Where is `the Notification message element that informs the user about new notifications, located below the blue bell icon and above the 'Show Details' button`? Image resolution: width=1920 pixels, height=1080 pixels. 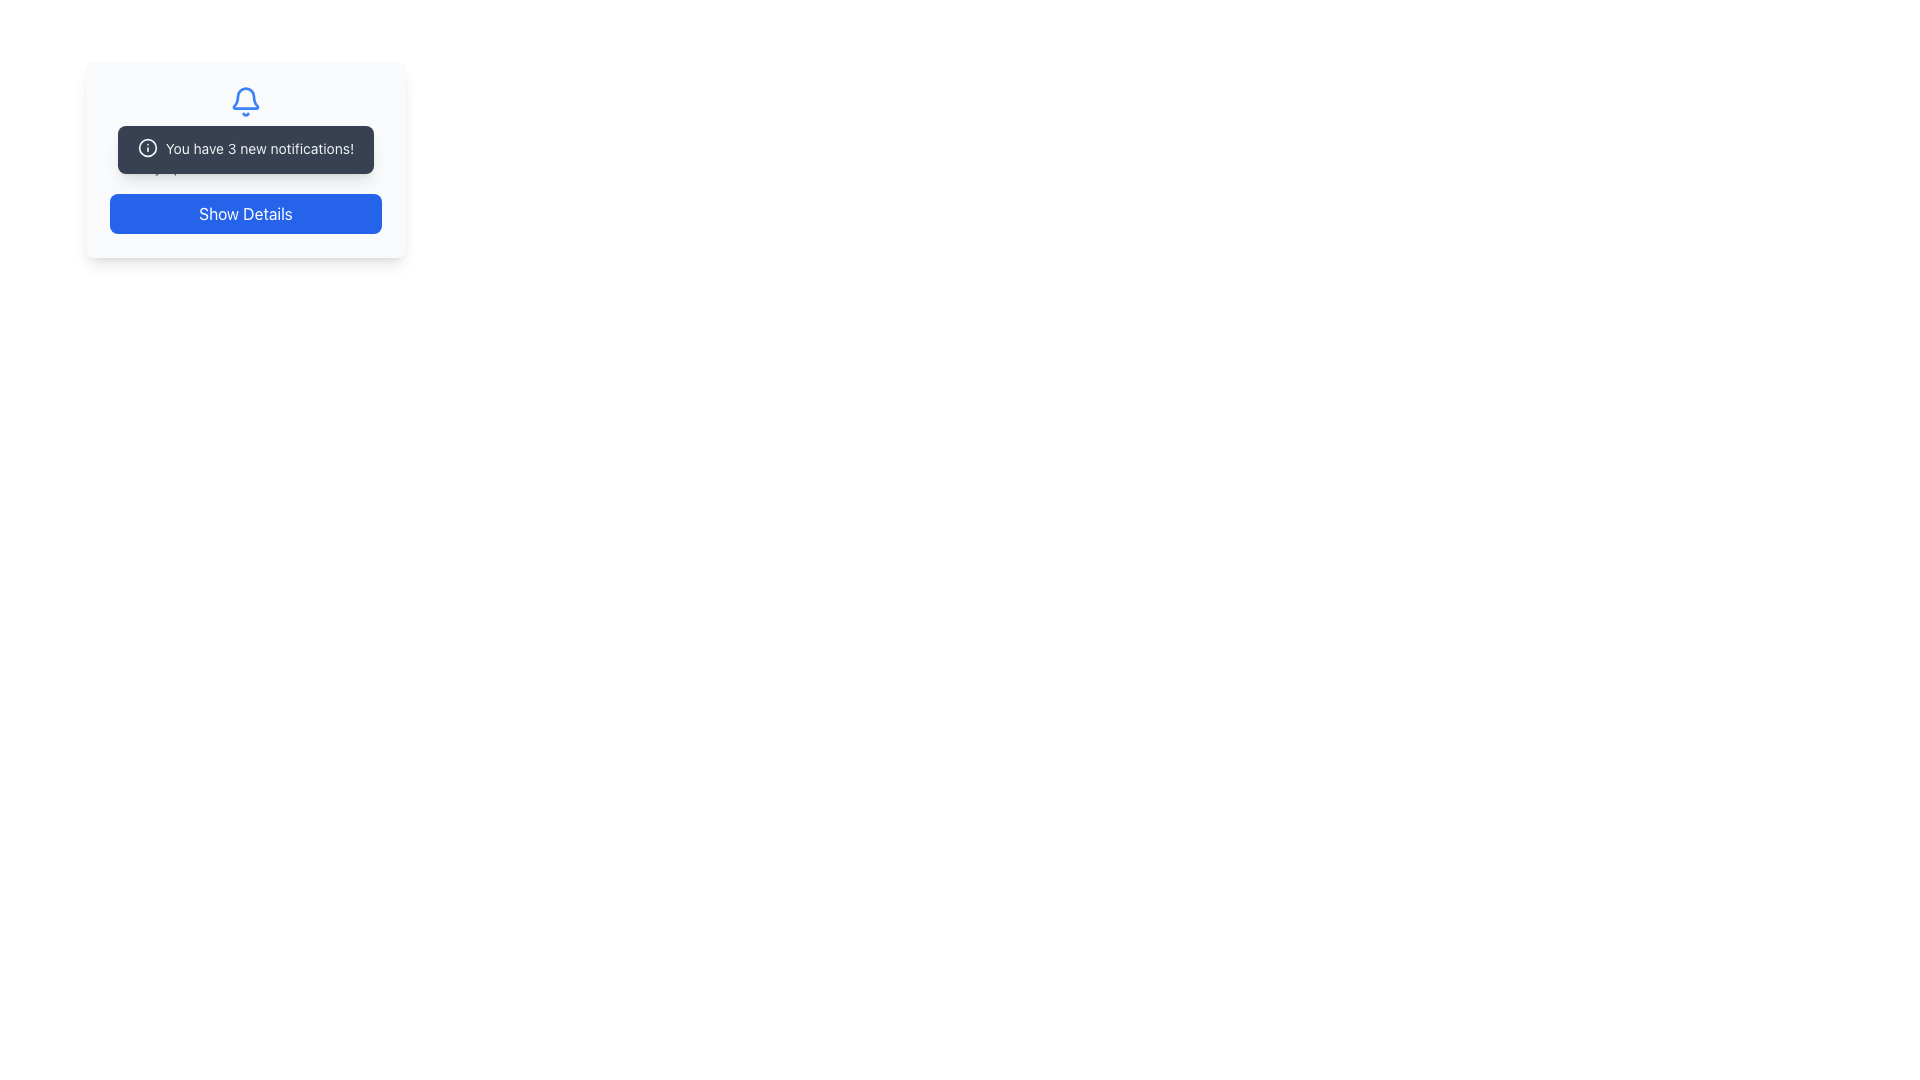
the Notification message element that informs the user about new notifications, located below the blue bell icon and above the 'Show Details' button is located at coordinates (244, 158).